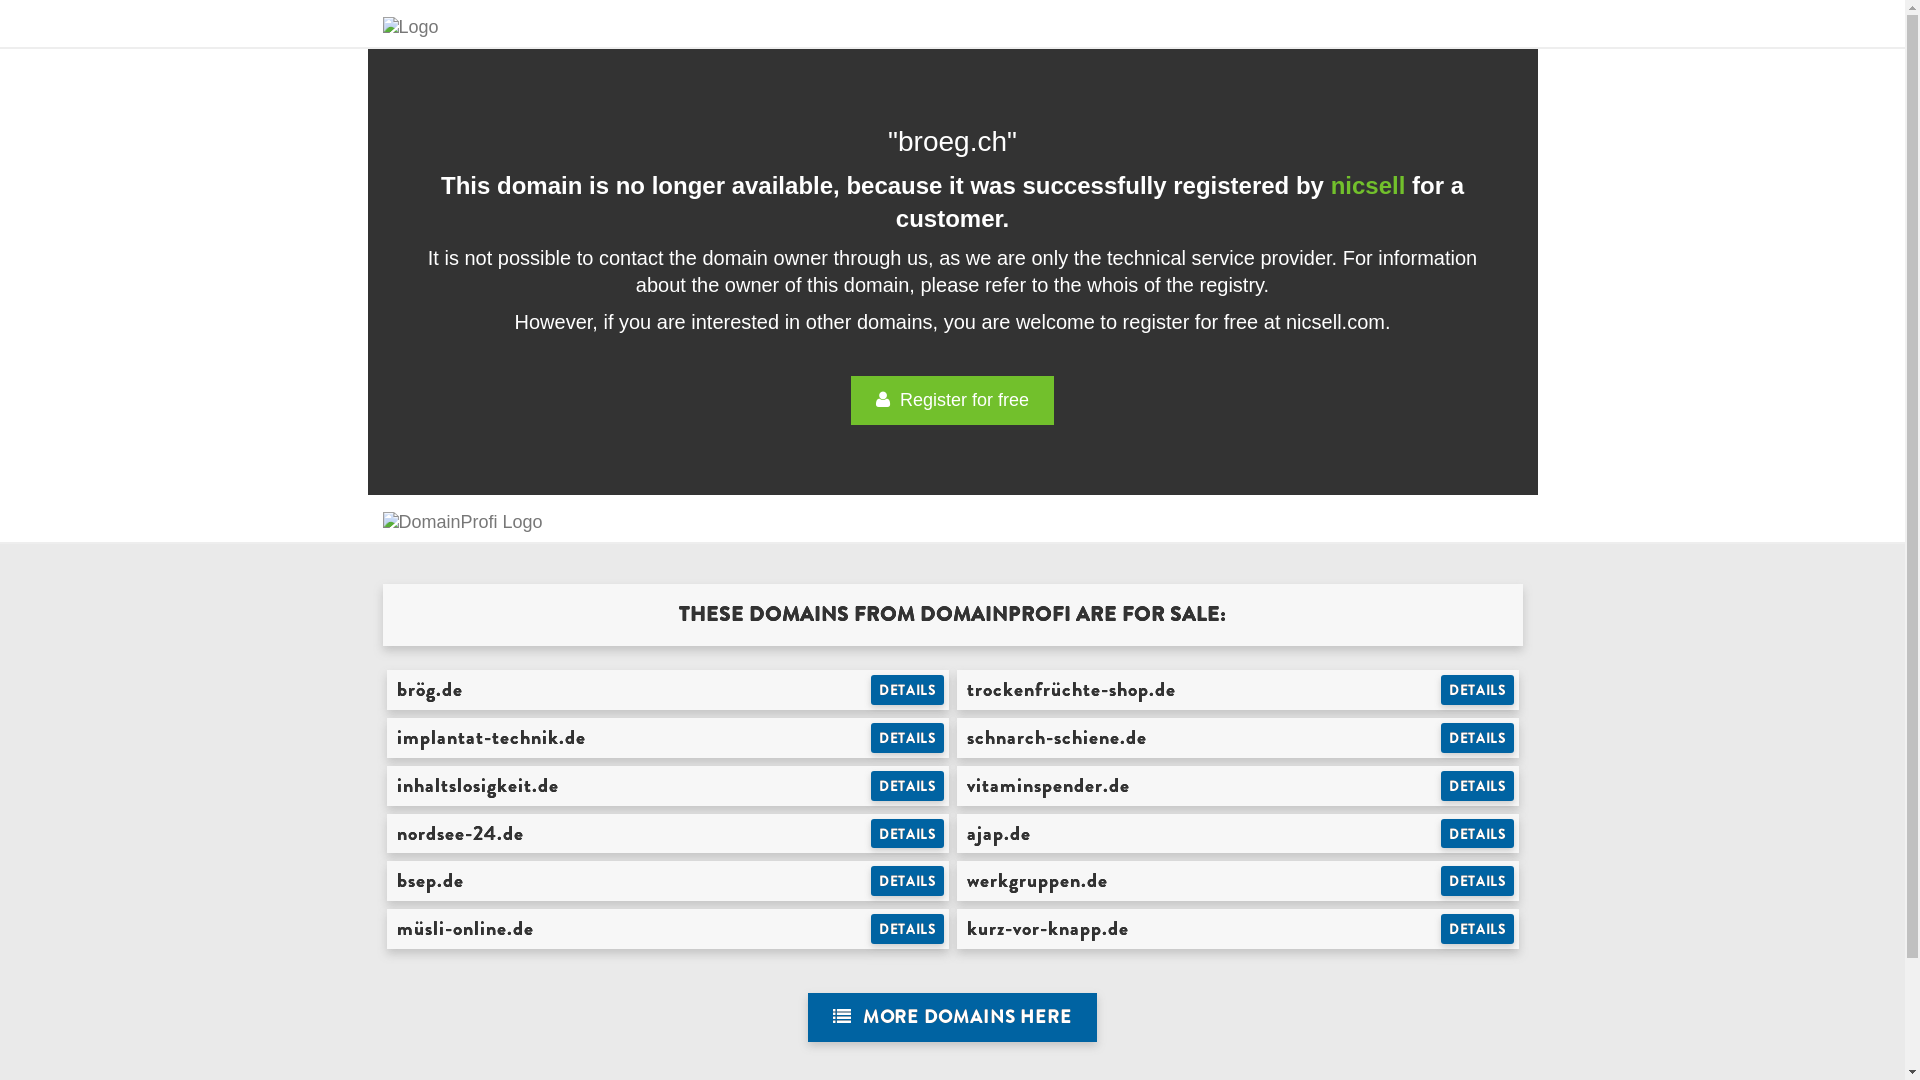 The image size is (1920, 1080). What do you see at coordinates (1477, 689) in the screenshot?
I see `'DETAILS'` at bounding box center [1477, 689].